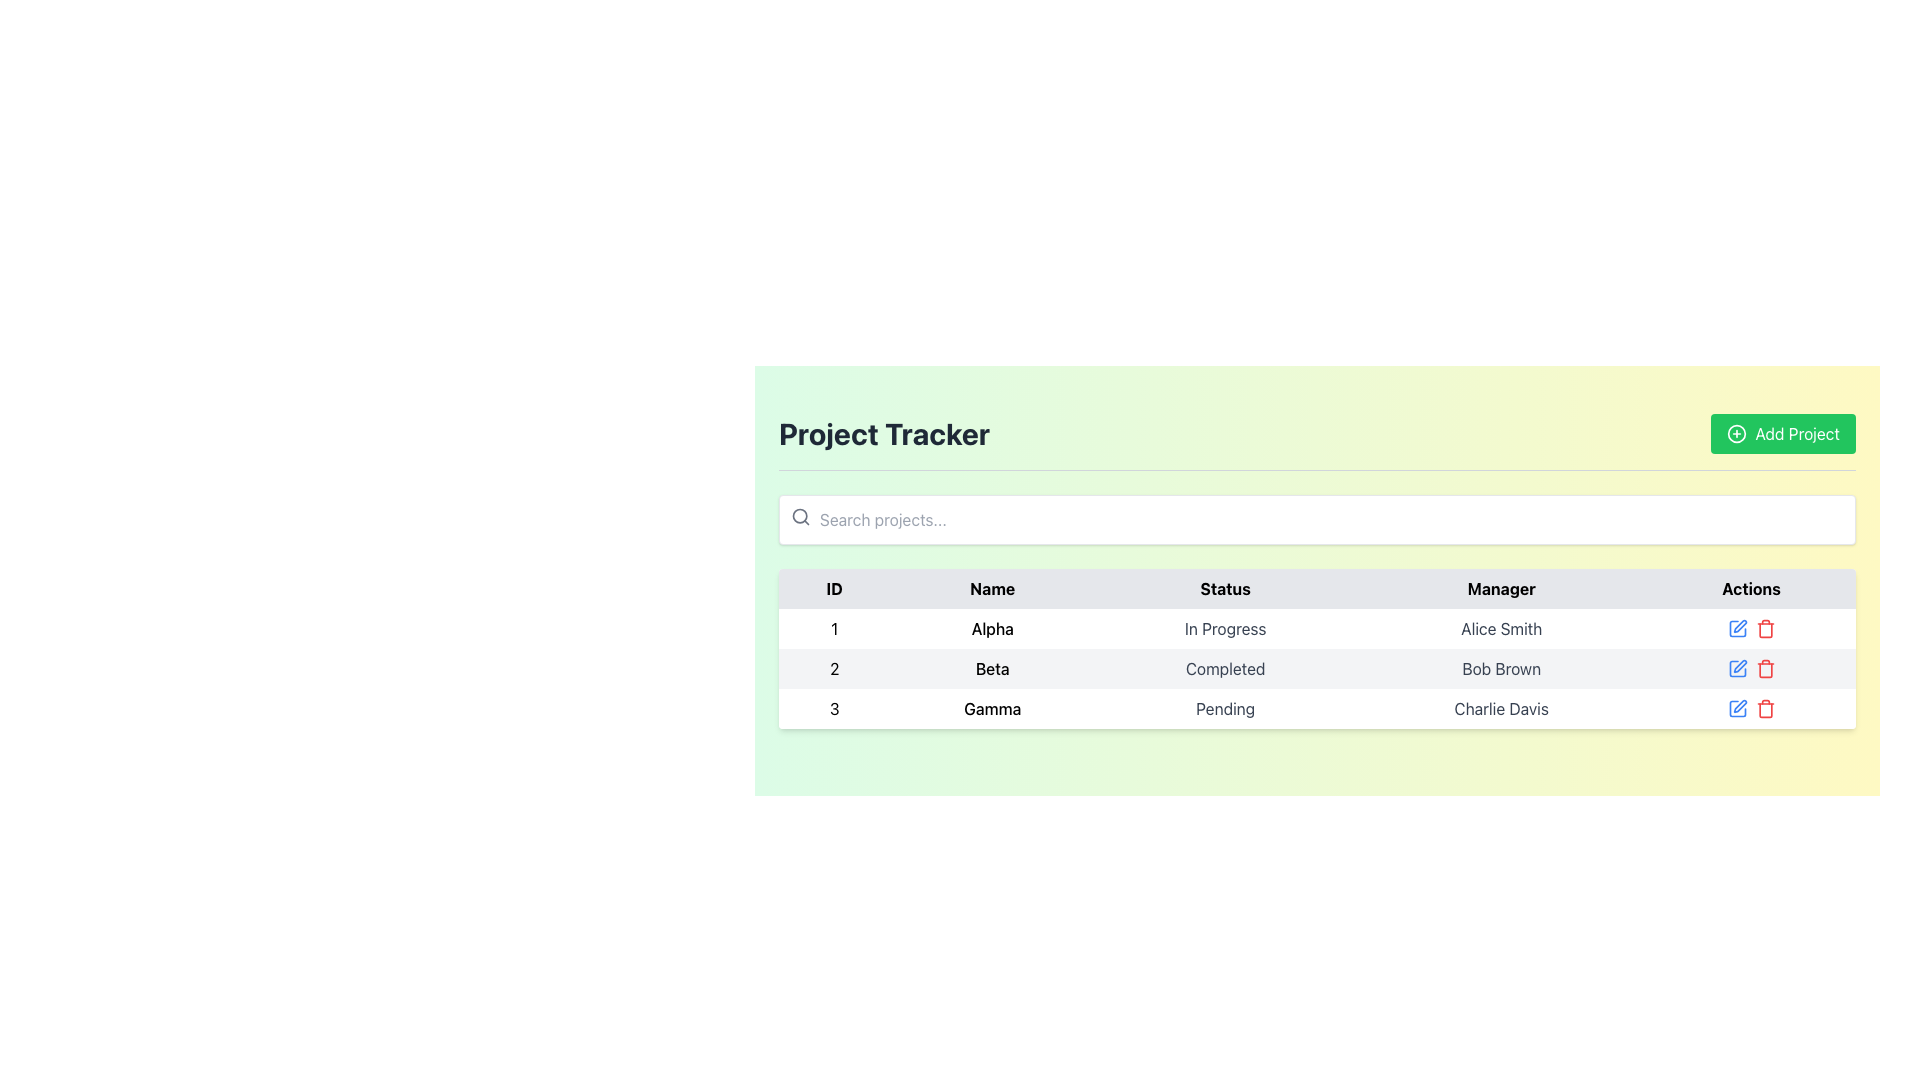 This screenshot has height=1080, width=1920. What do you see at coordinates (992, 708) in the screenshot?
I see `the text label displaying 'Gamma' in the third row of the table under the 'Name' column` at bounding box center [992, 708].